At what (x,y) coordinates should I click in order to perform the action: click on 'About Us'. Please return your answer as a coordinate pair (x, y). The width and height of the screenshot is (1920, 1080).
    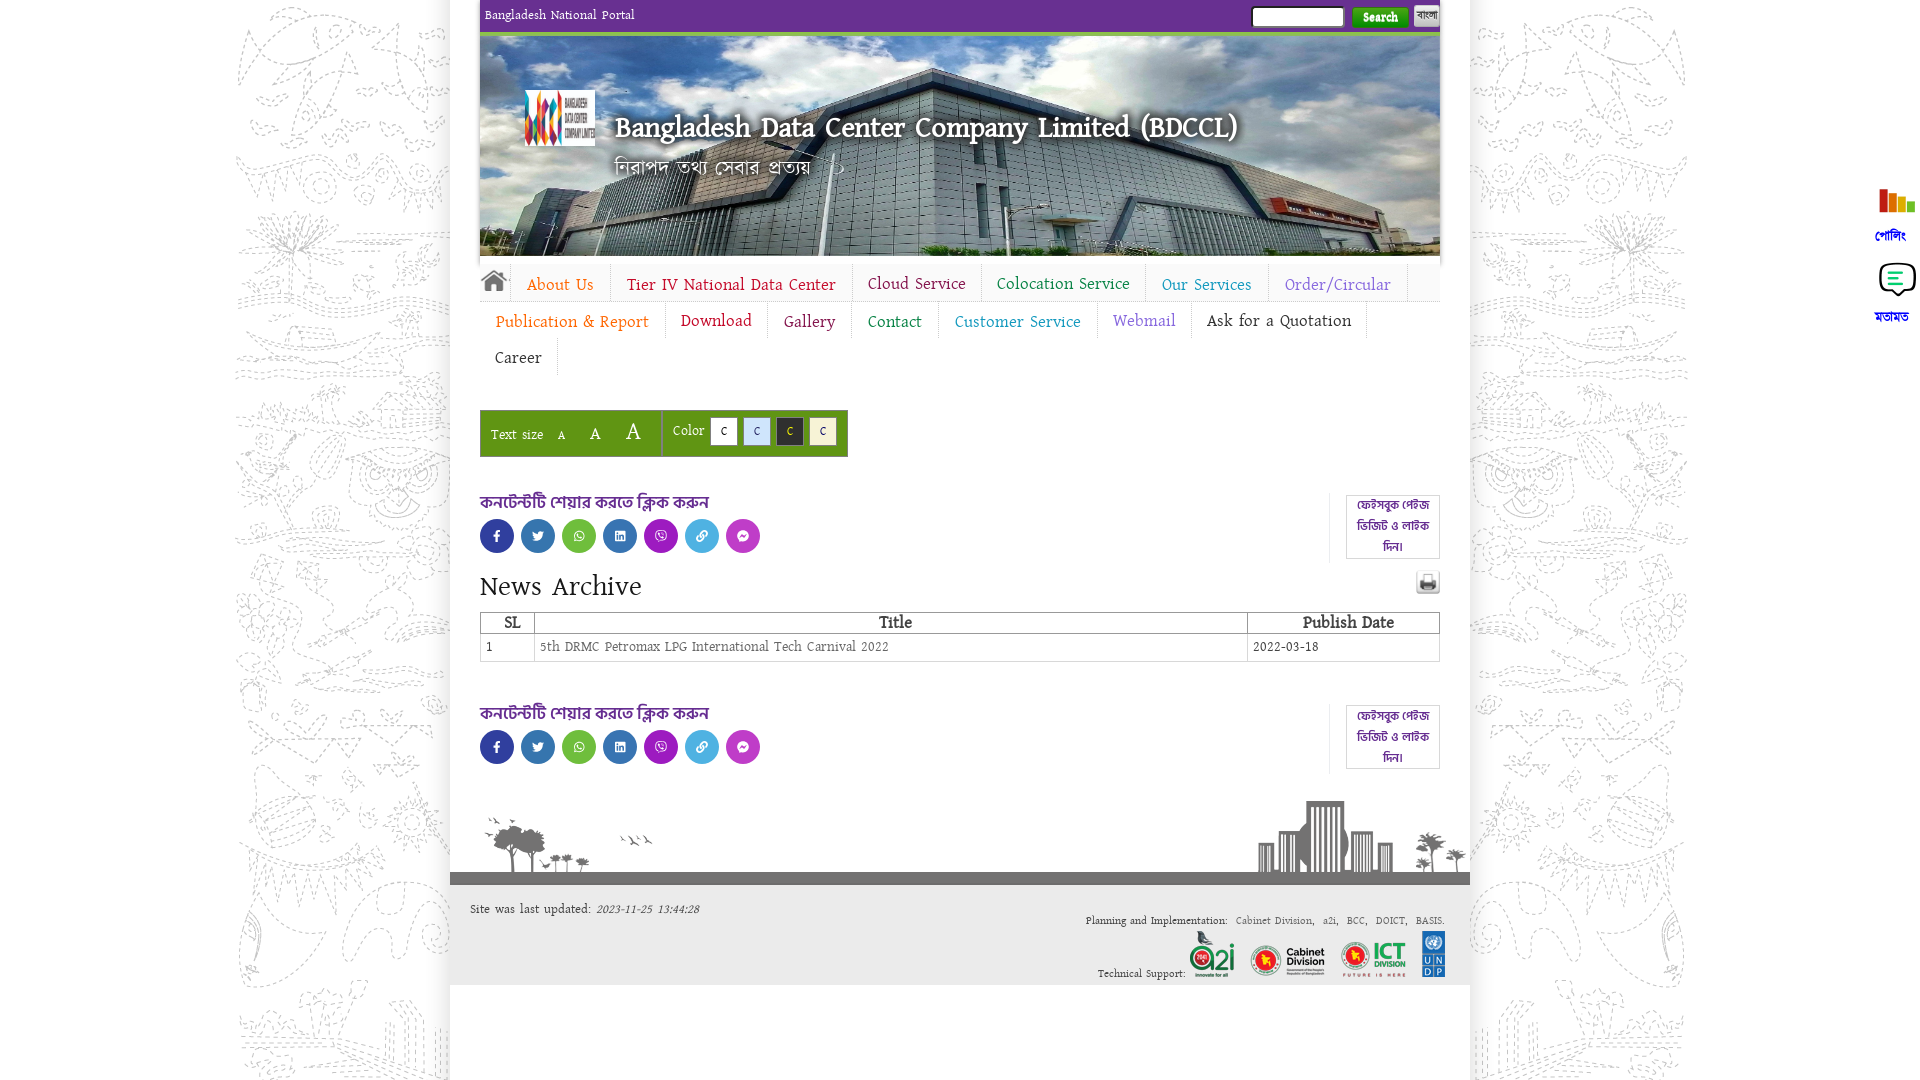
    Looking at the image, I should click on (560, 285).